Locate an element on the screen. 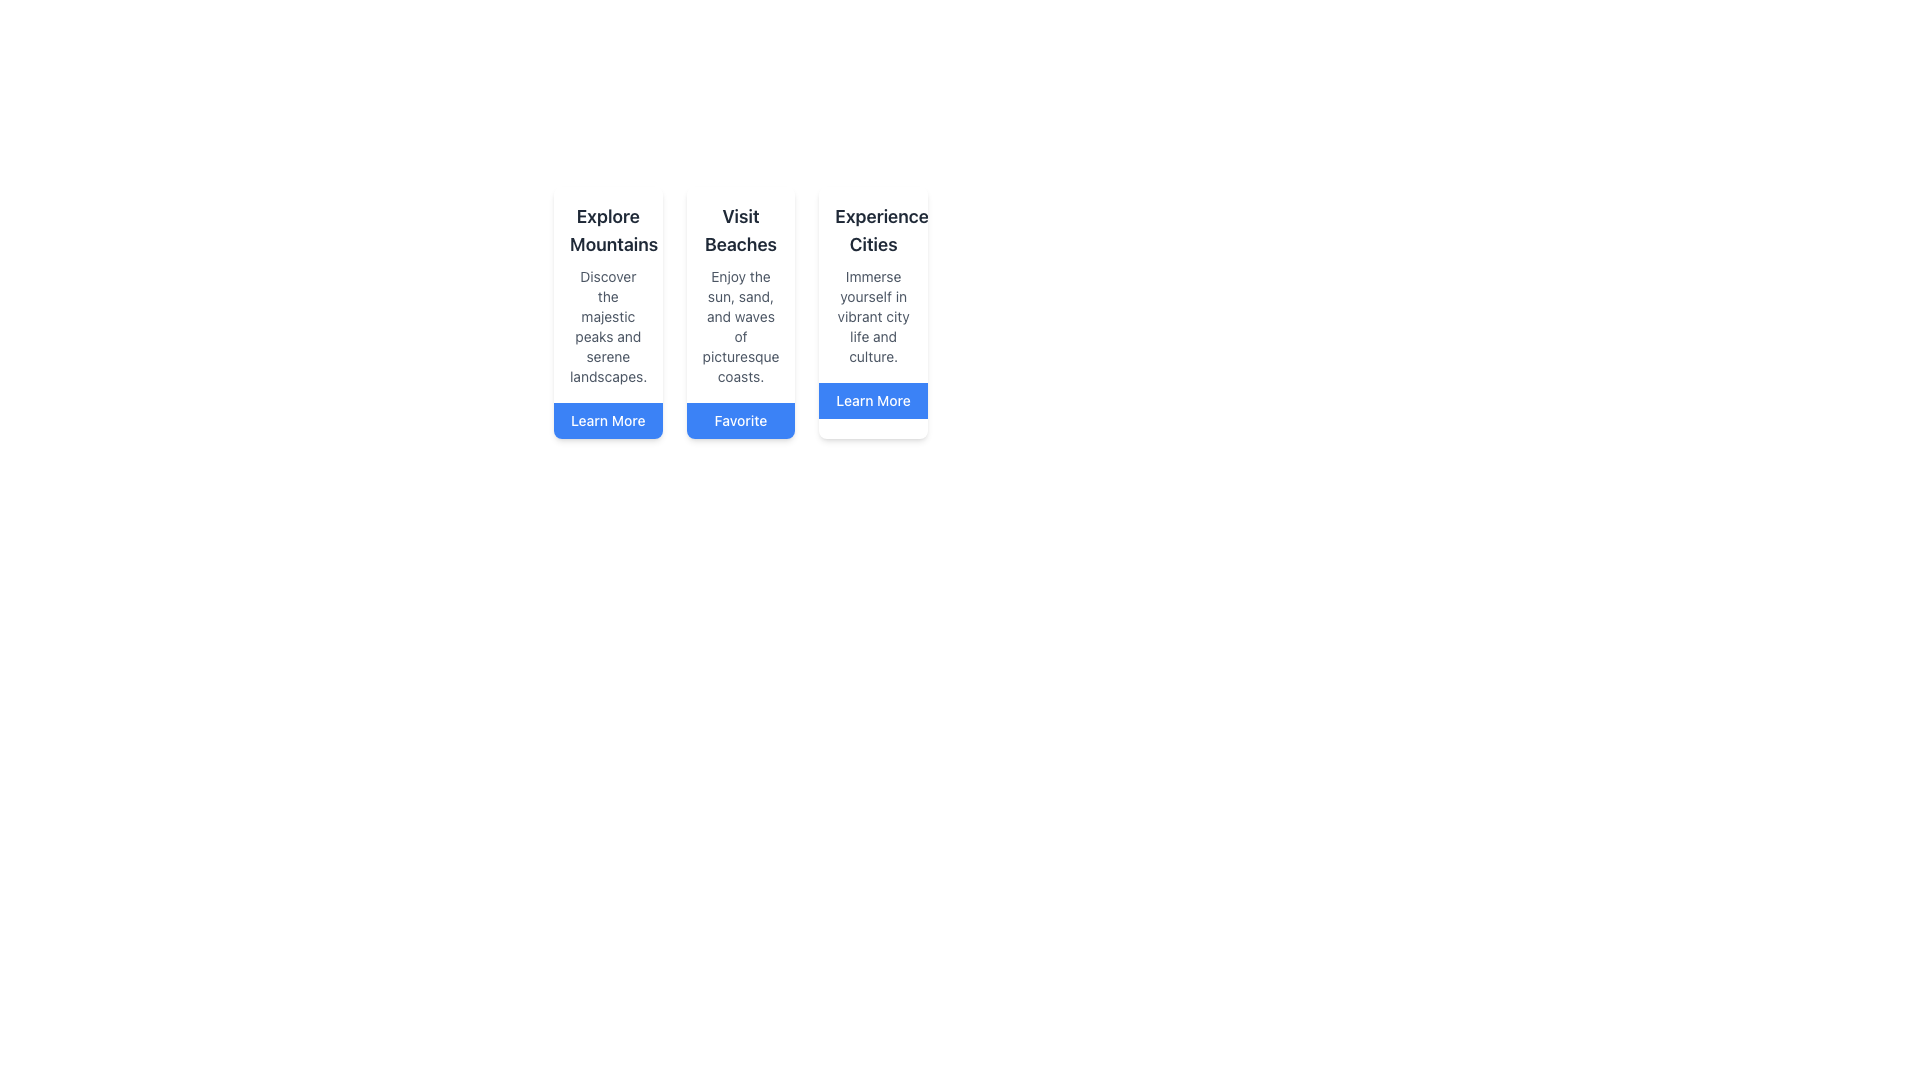  the text label displaying 'Experience Cities' which is a bold, dark gray text positioned at the top of a vertical card layout in the third column is located at coordinates (873, 230).